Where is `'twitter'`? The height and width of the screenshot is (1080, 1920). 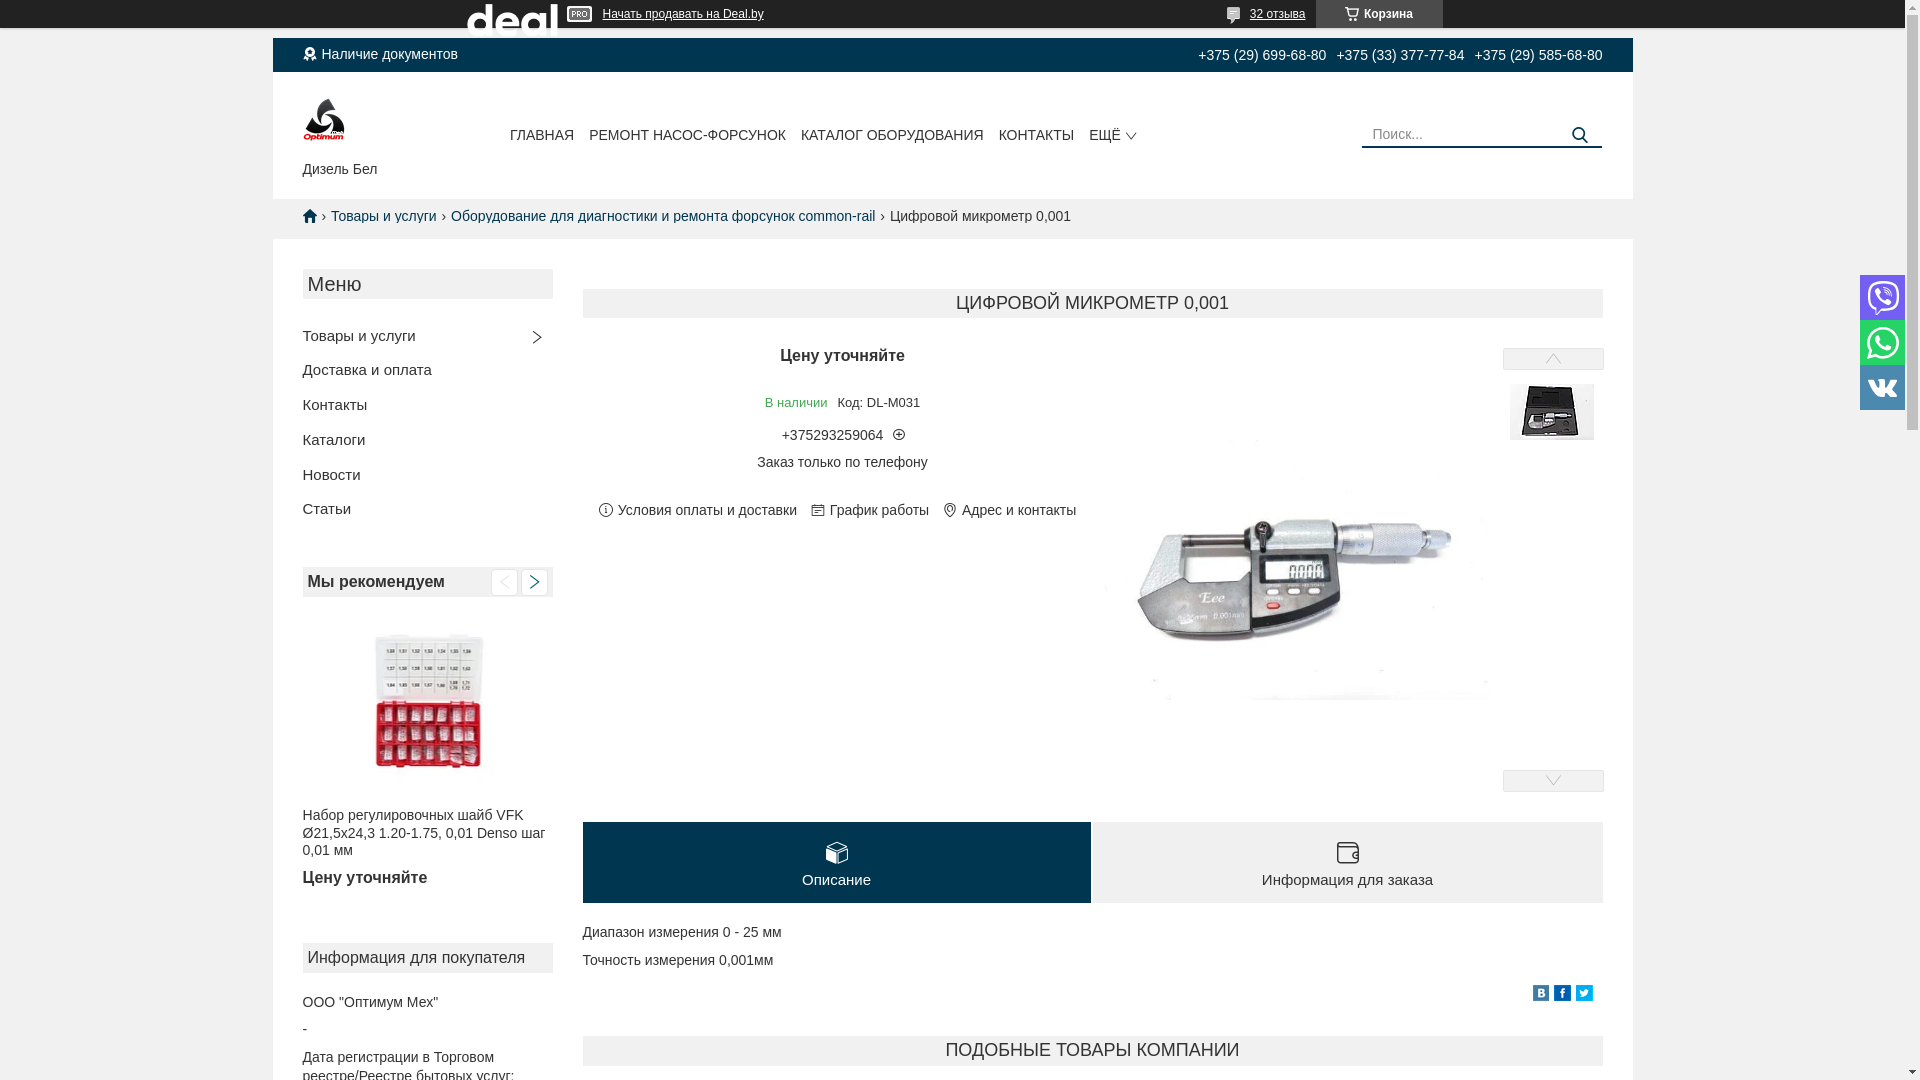
'twitter' is located at coordinates (1583, 995).